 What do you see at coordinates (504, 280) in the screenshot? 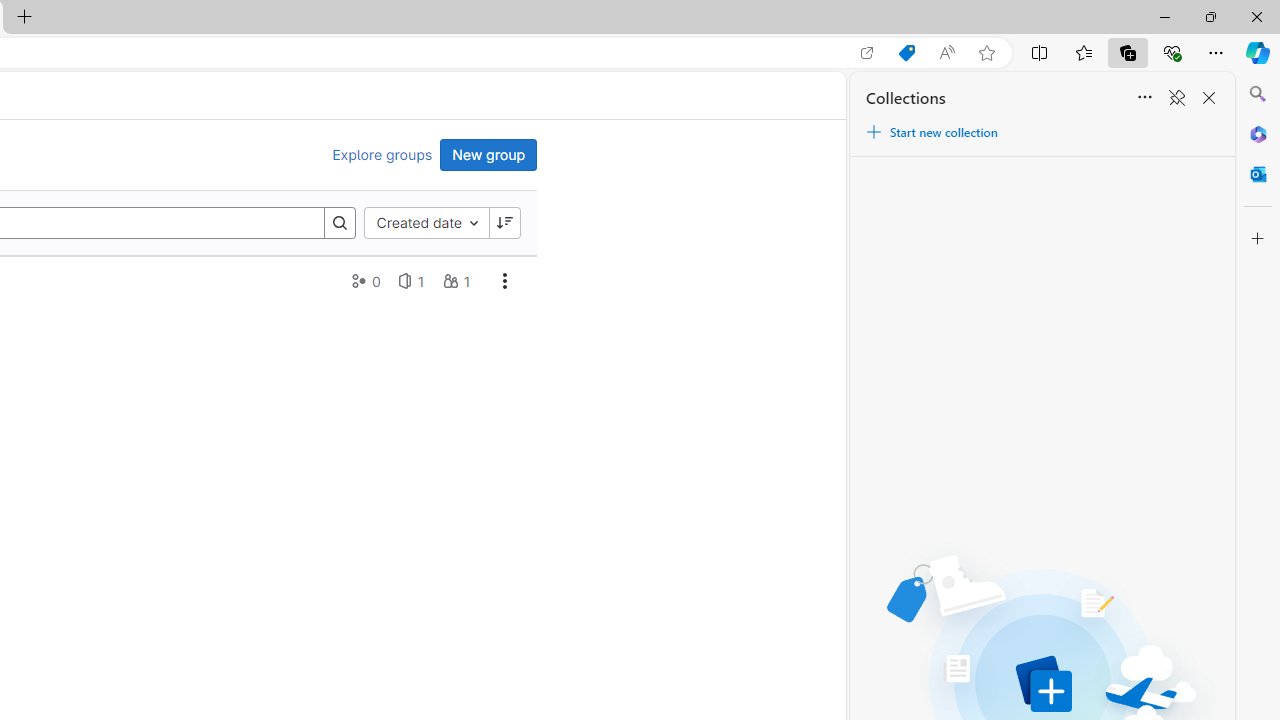
I see `'AutomationID: dropdown-toggle-btn-41'` at bounding box center [504, 280].